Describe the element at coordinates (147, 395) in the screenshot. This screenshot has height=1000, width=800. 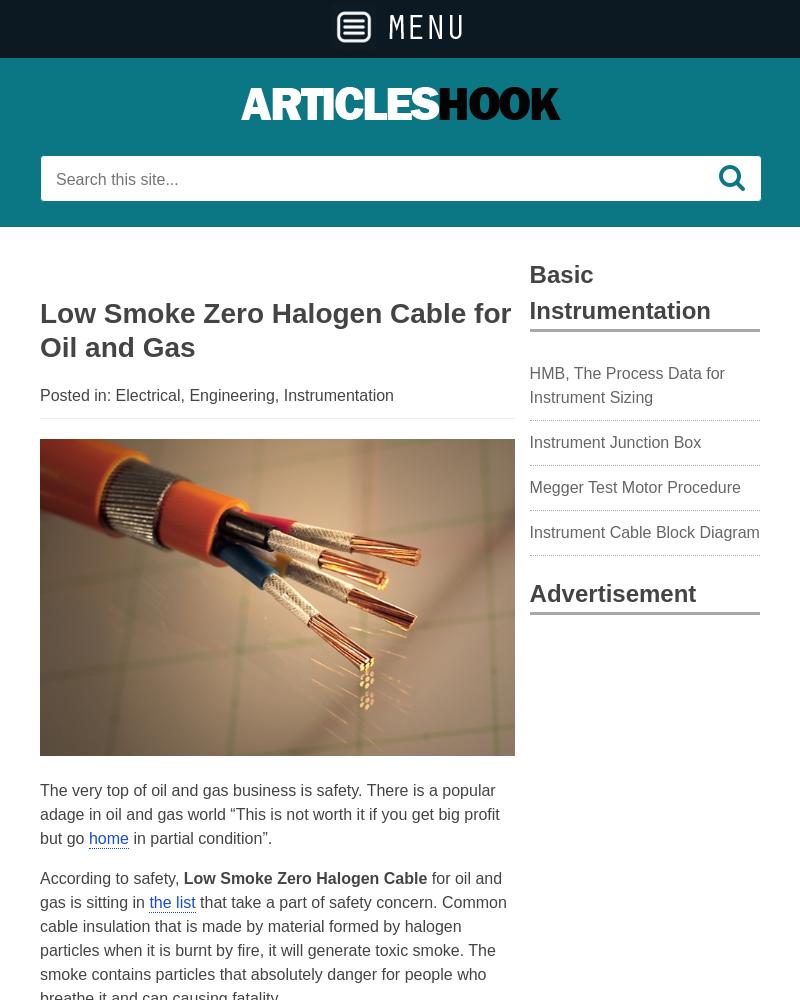
I see `'Electrical'` at that location.